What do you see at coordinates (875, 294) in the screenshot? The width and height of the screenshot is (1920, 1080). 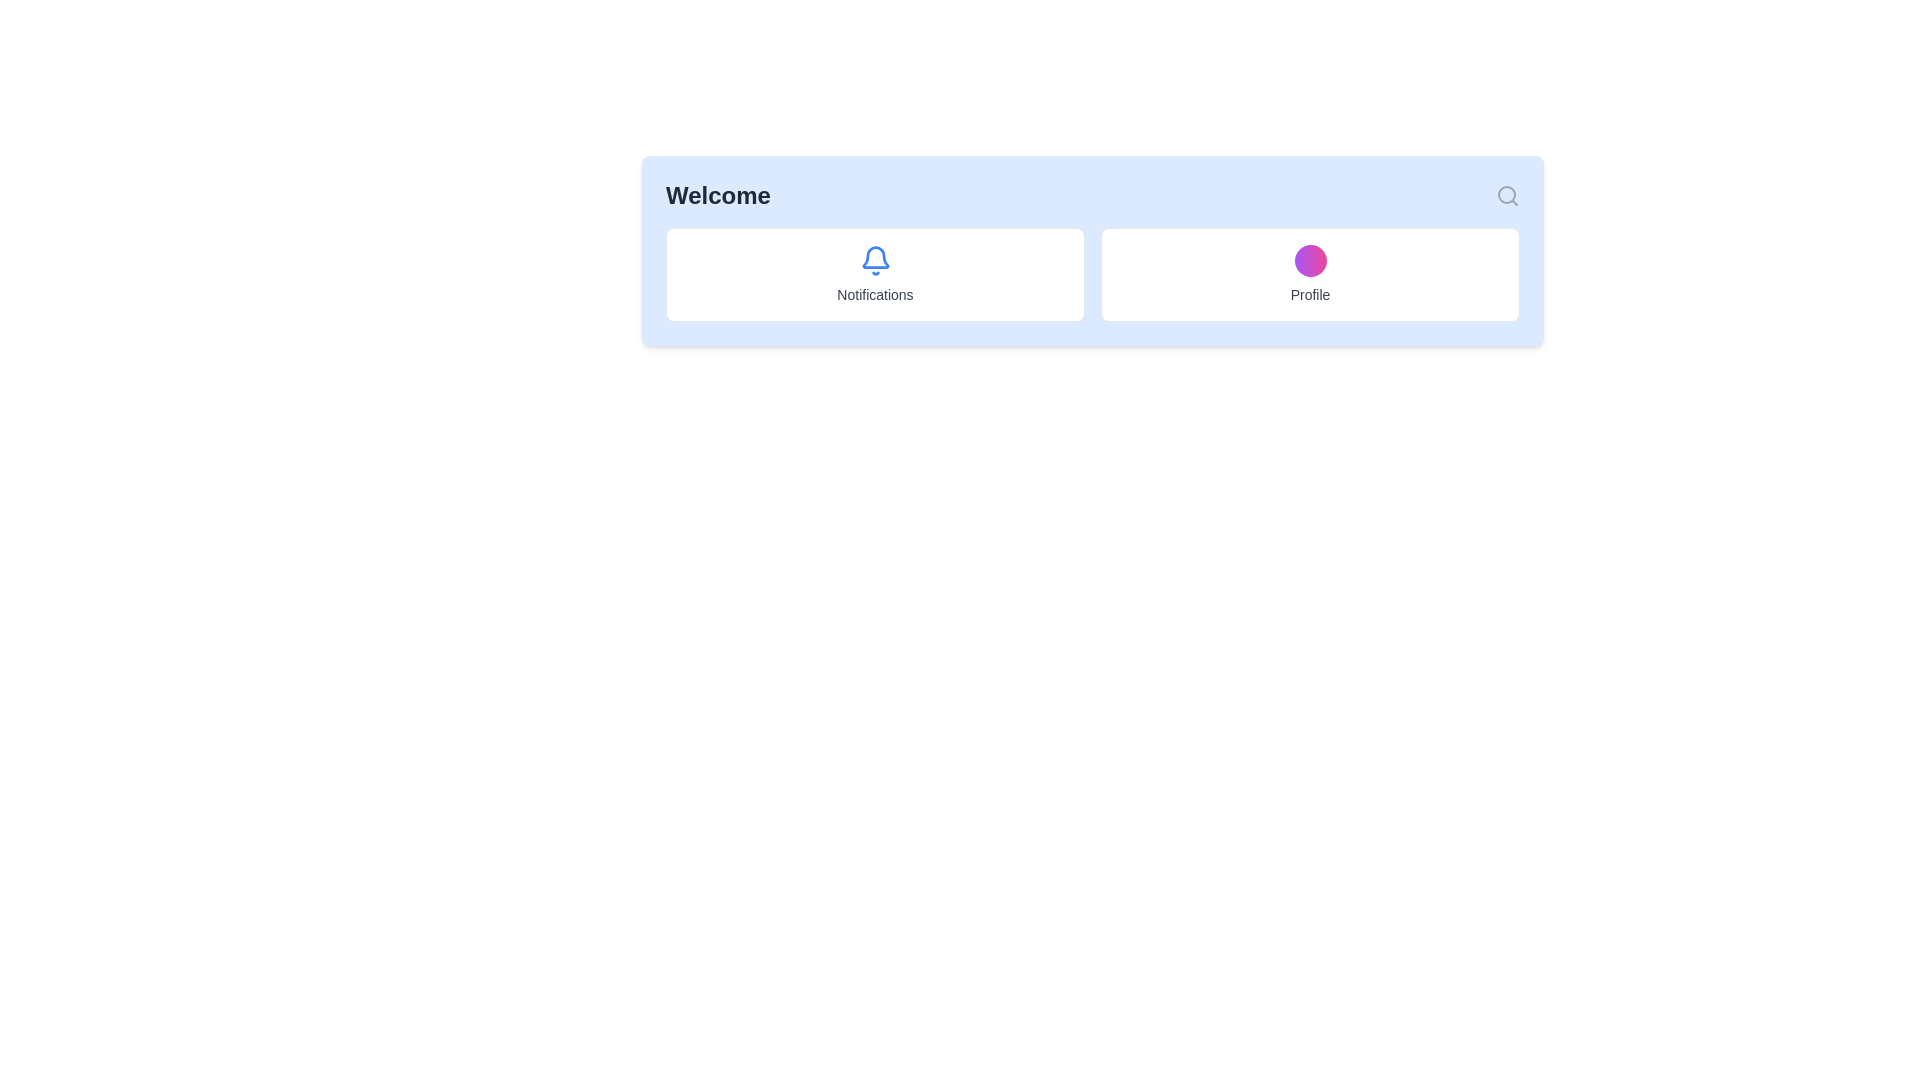 I see `the 'Notifications' text label, which is styled in gray and centrally aligned beneath a blue bell icon within a white rounded rectangle box` at bounding box center [875, 294].